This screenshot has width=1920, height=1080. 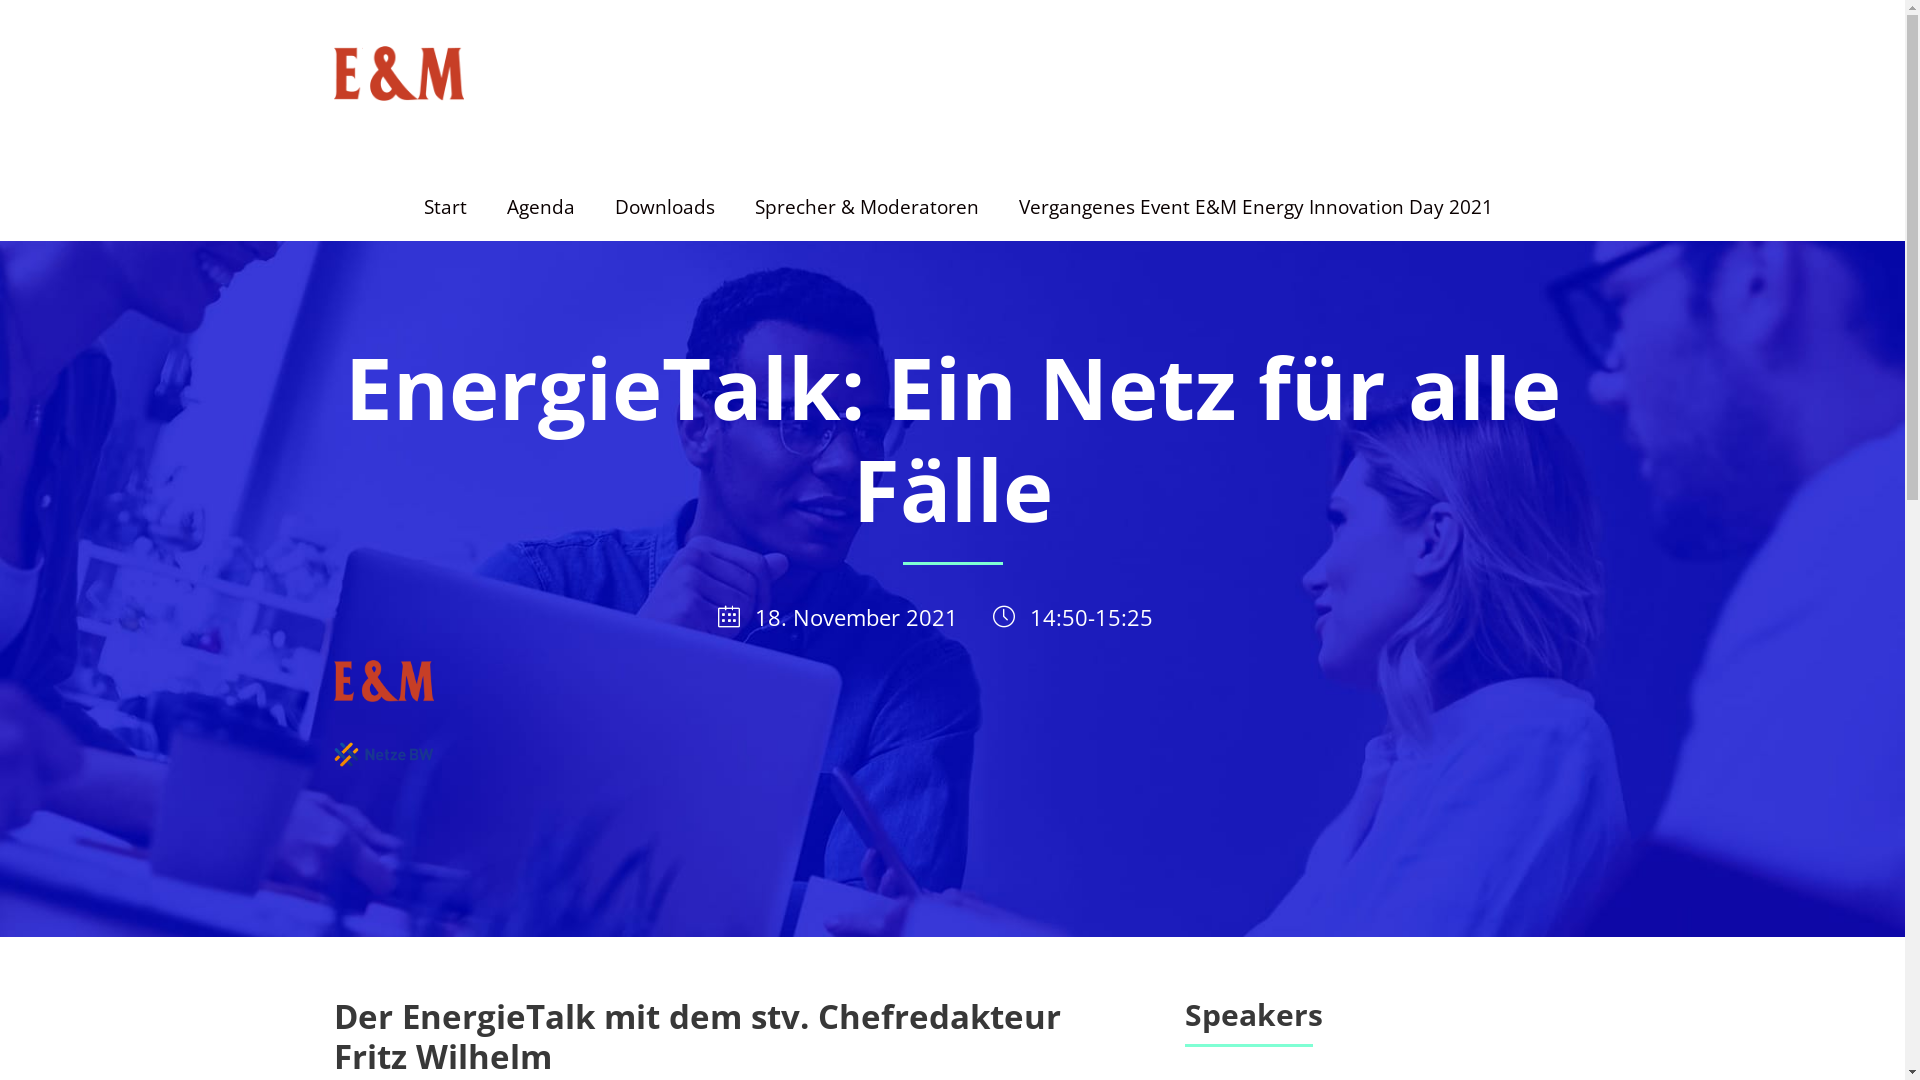 What do you see at coordinates (663, 216) in the screenshot?
I see `'Downloads'` at bounding box center [663, 216].